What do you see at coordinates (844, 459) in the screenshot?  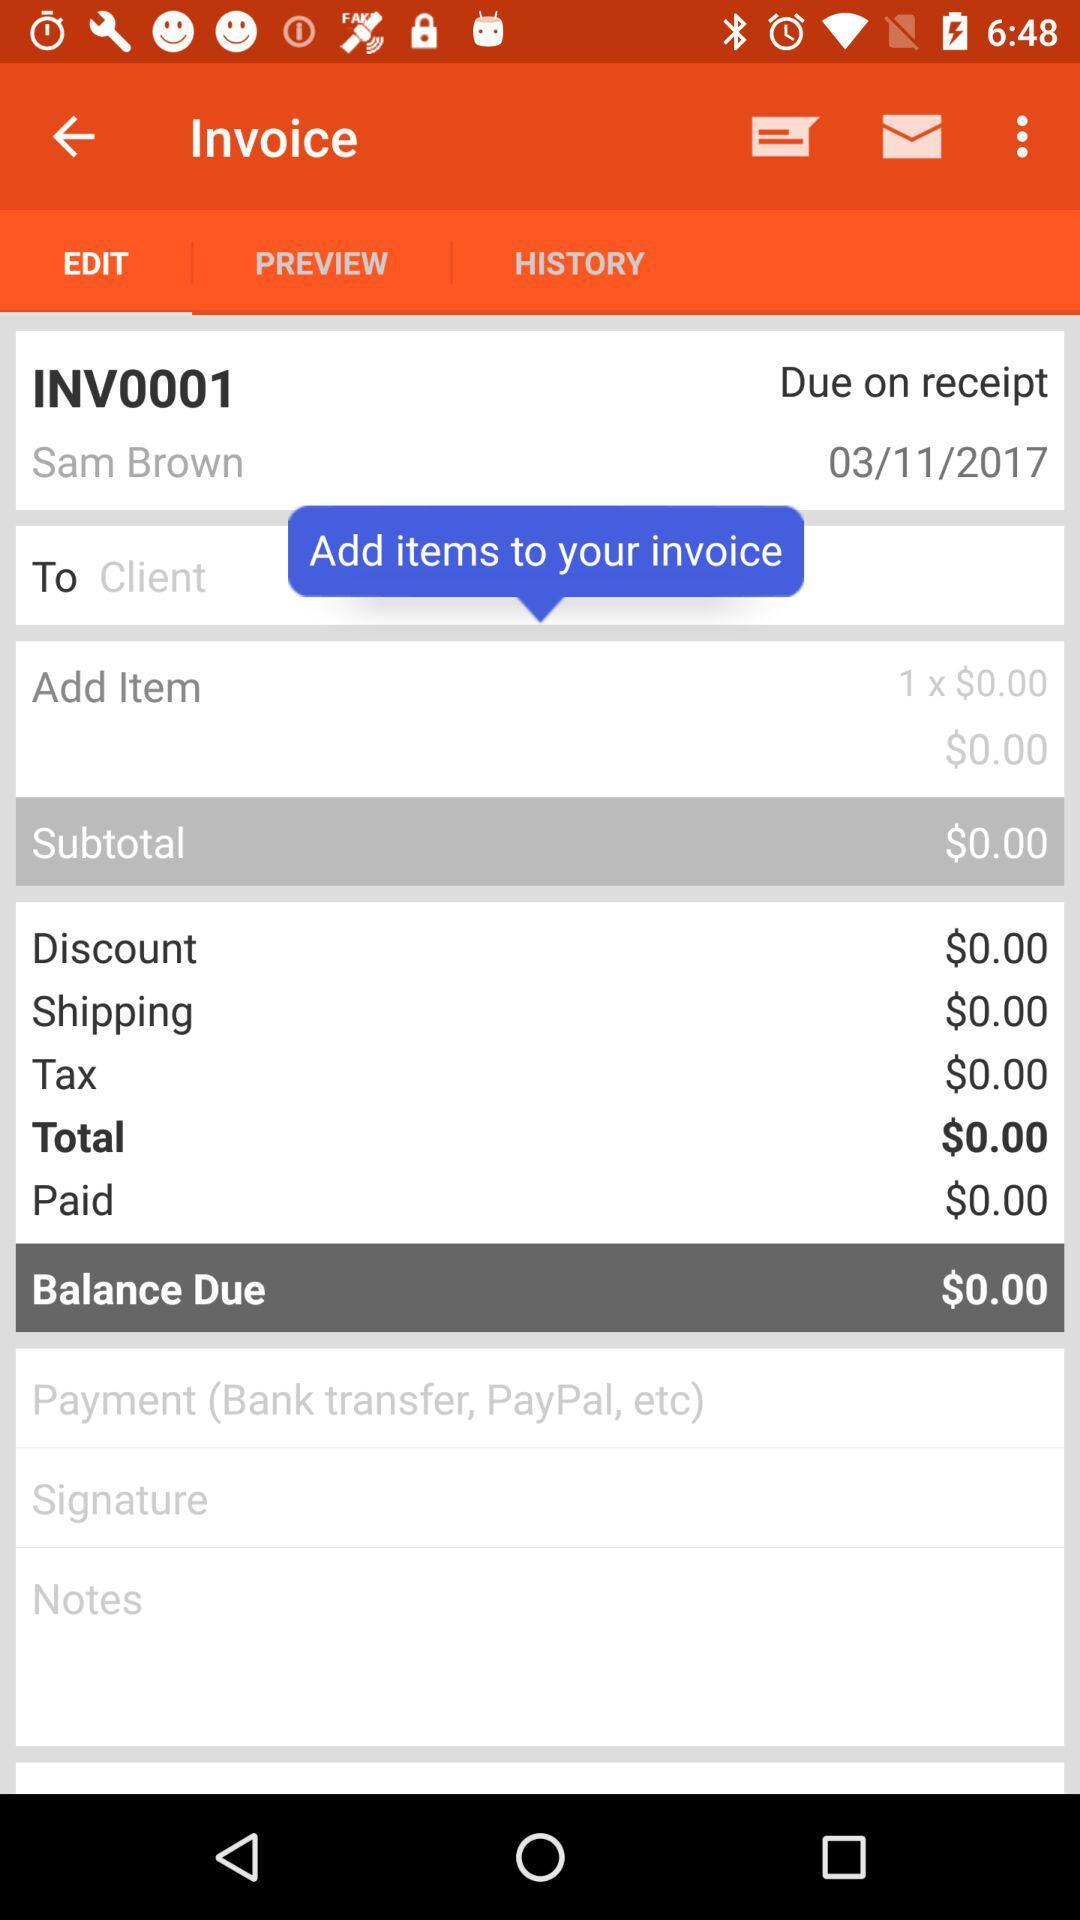 I see `the date below due on receipt` at bounding box center [844, 459].